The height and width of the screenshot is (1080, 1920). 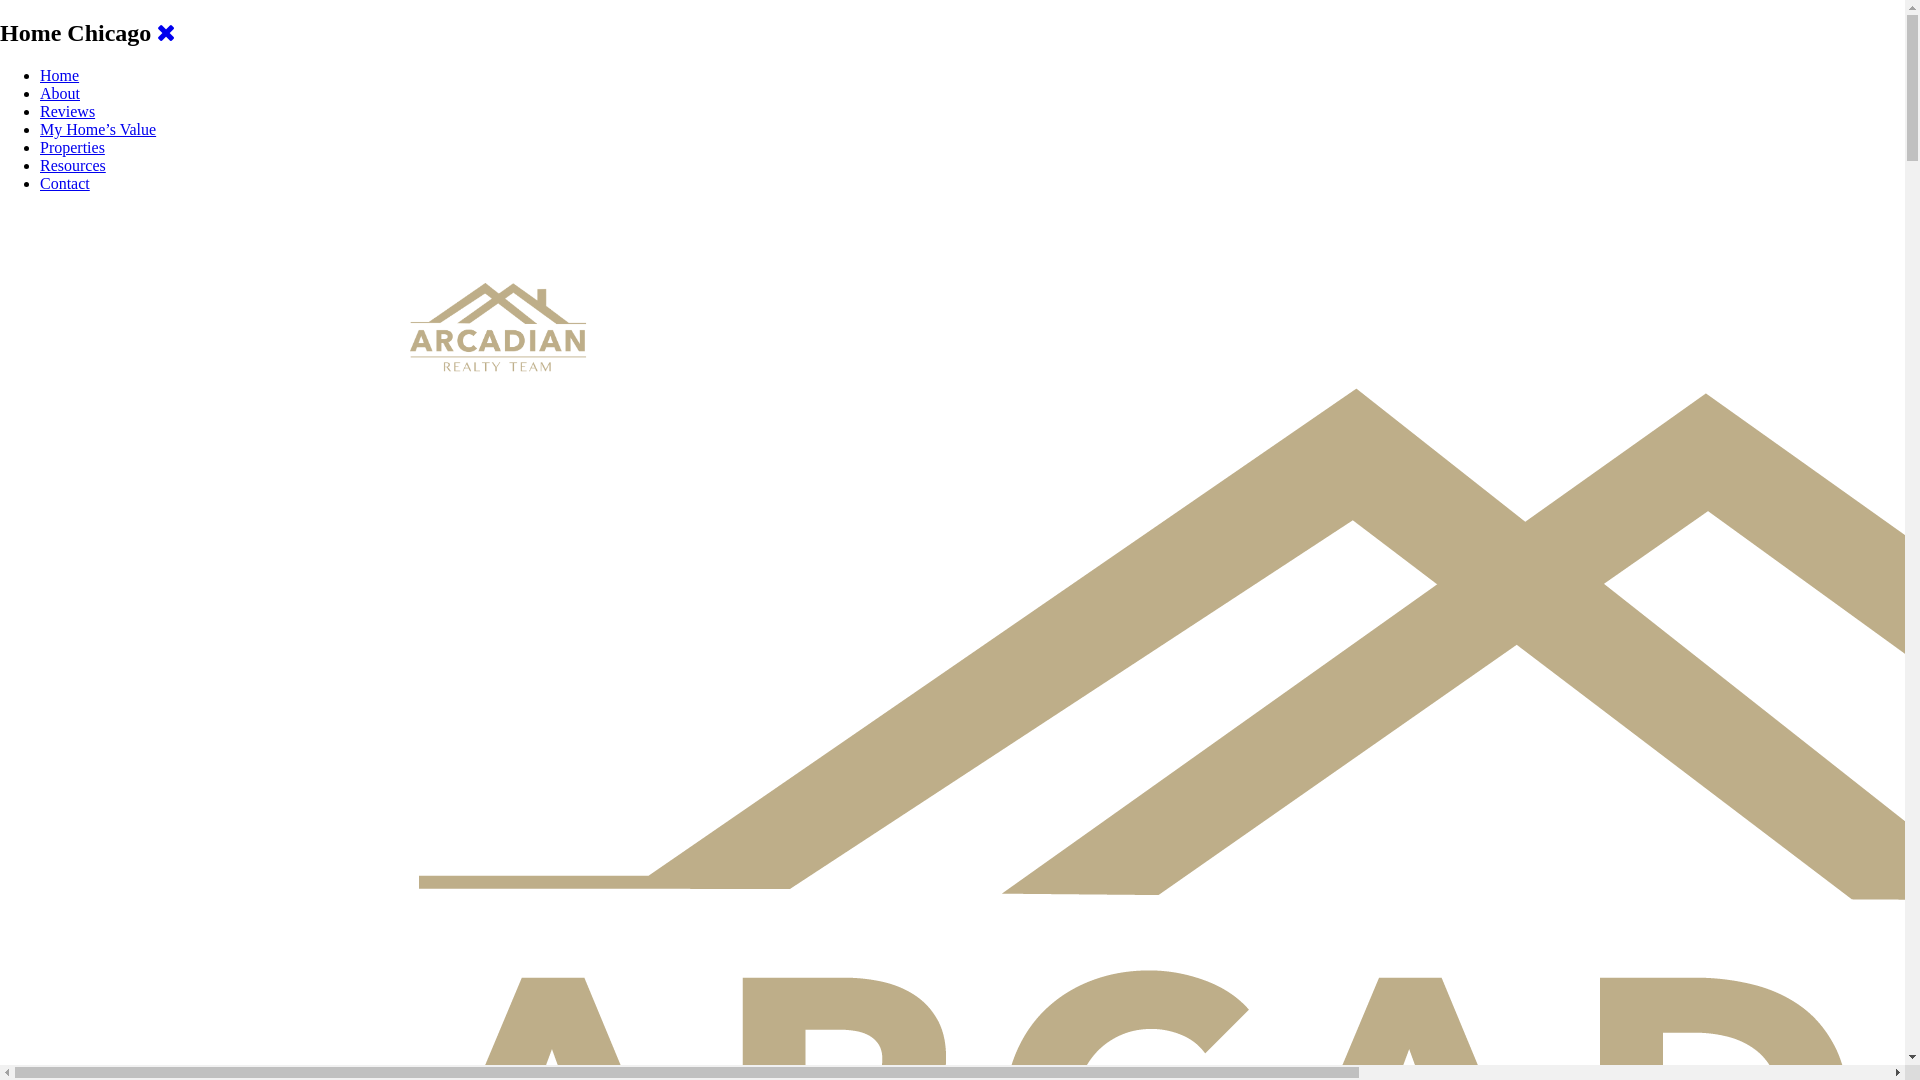 I want to click on 'Contact', so click(x=39, y=183).